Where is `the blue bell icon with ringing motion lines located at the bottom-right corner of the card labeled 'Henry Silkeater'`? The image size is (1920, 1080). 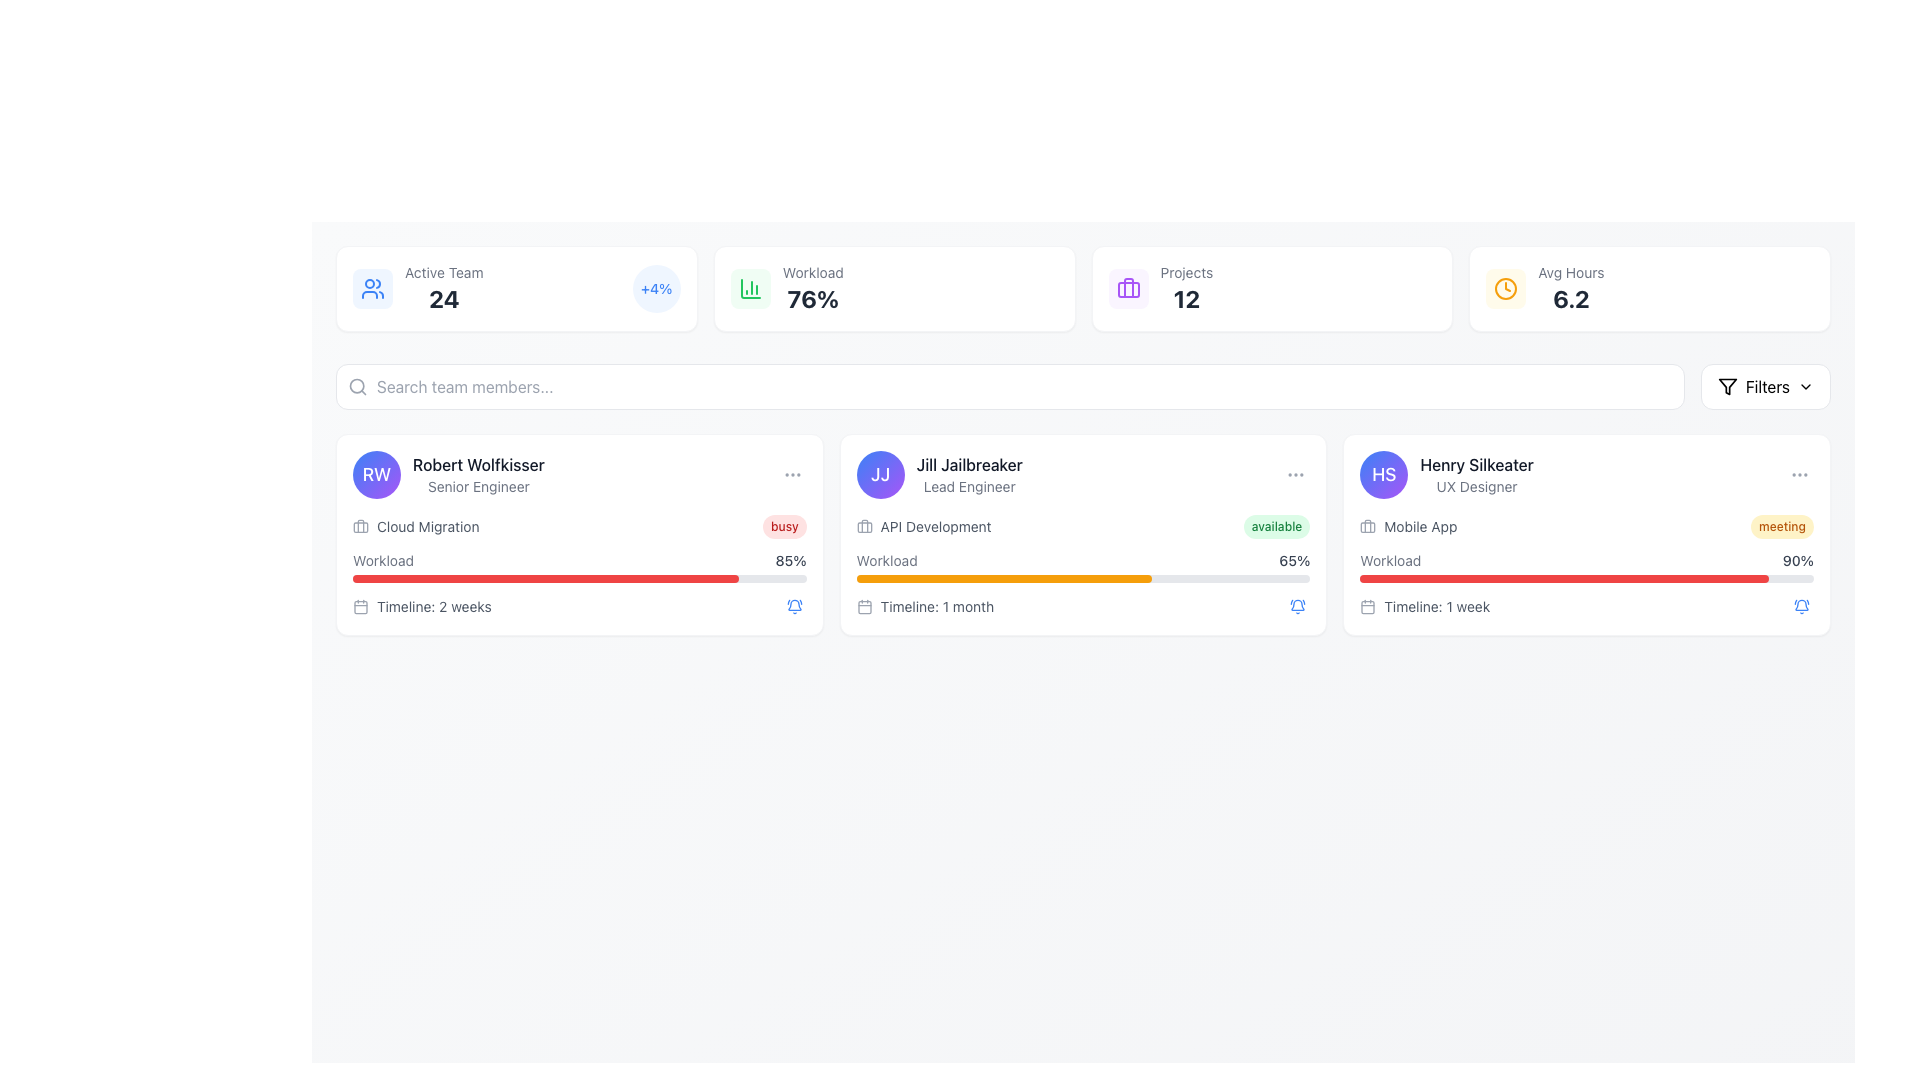 the blue bell icon with ringing motion lines located at the bottom-right corner of the card labeled 'Henry Silkeater' is located at coordinates (1298, 605).